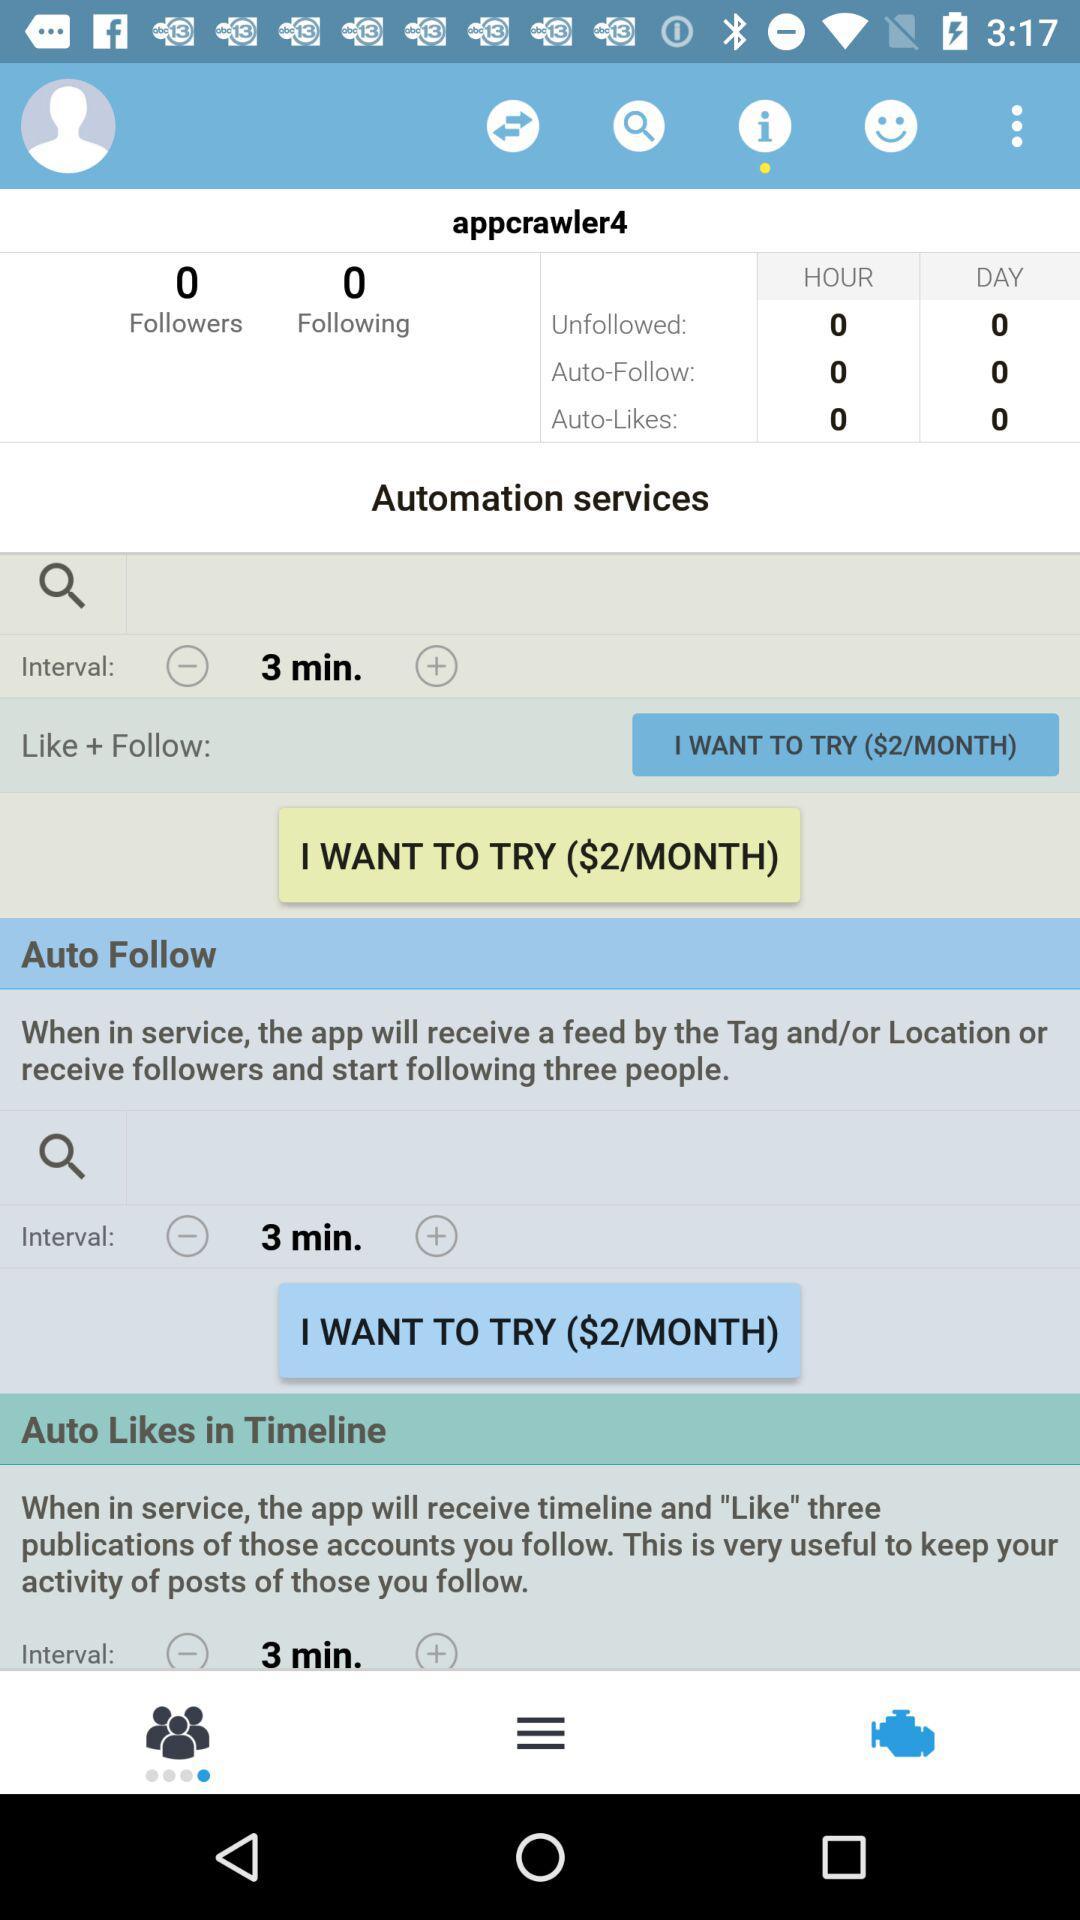  Describe the element at coordinates (435, 1645) in the screenshot. I see `time` at that location.